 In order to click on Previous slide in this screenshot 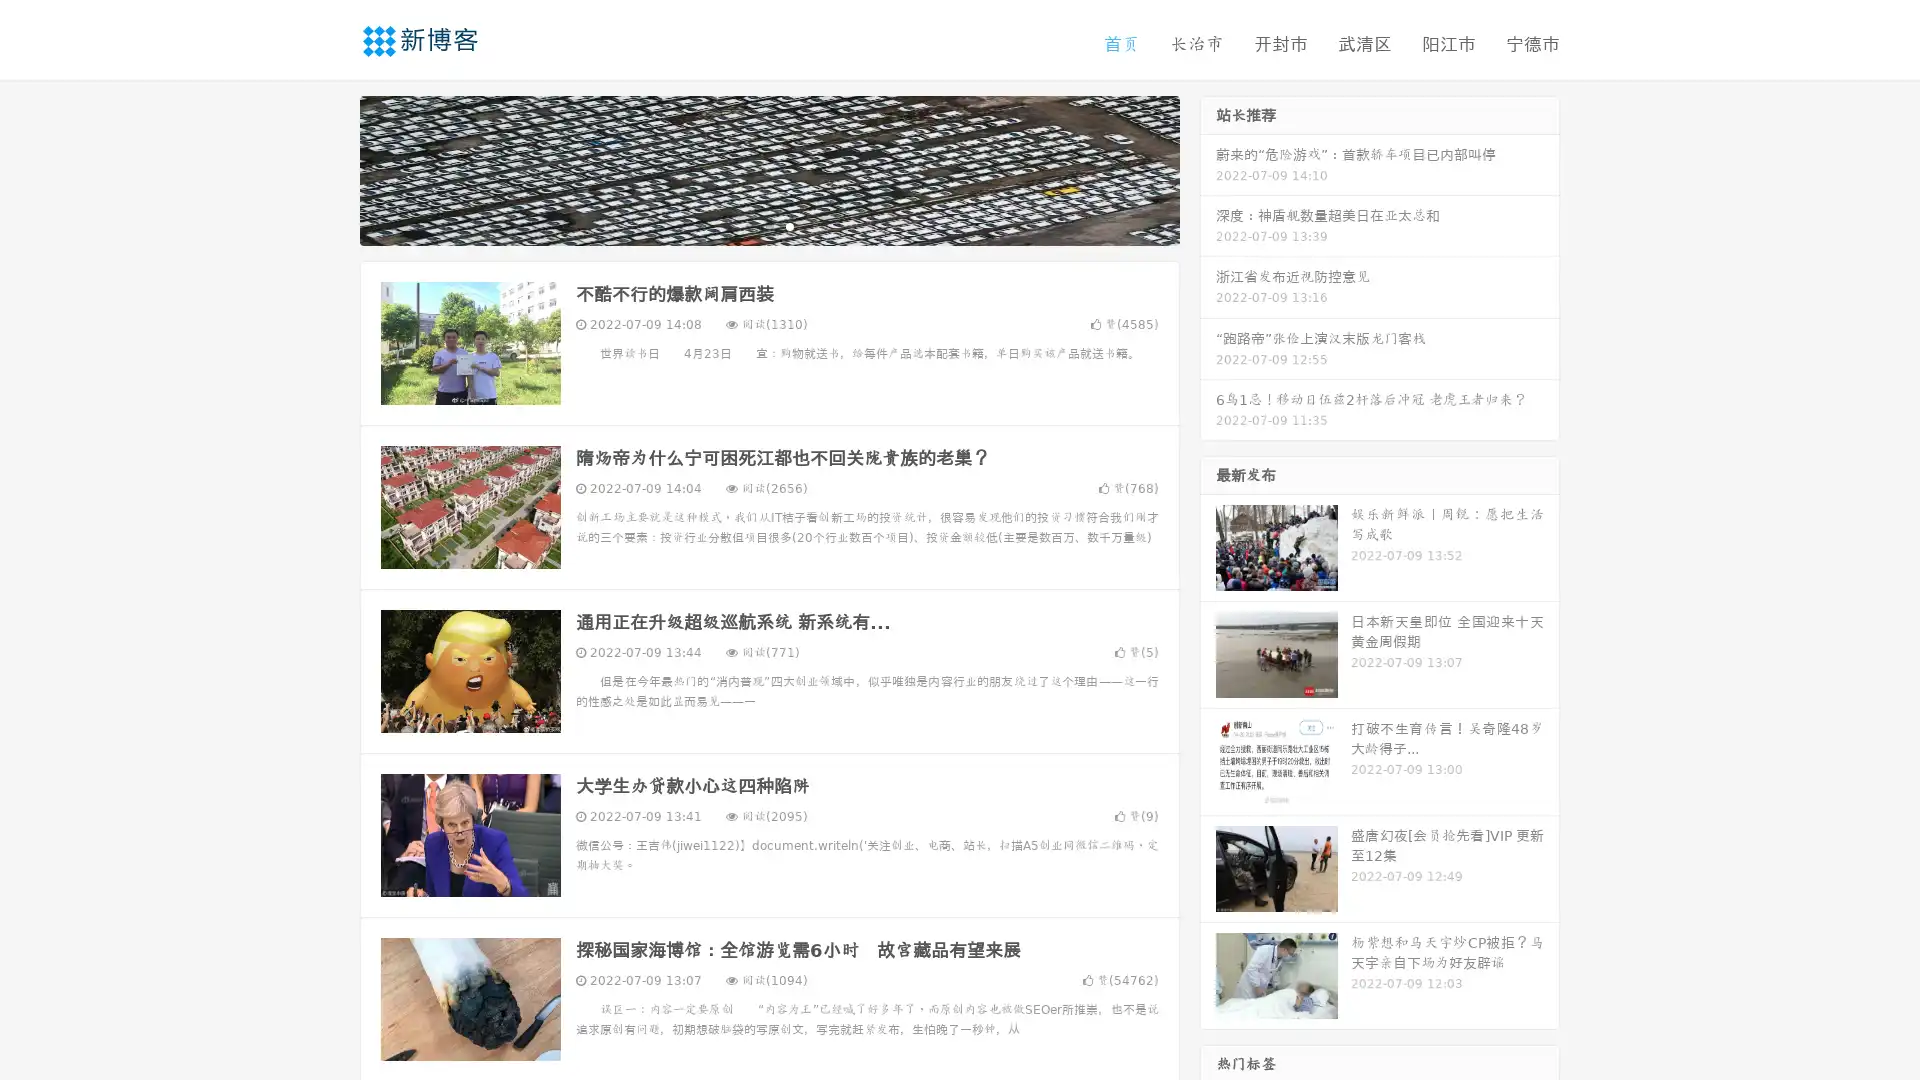, I will do `click(330, 168)`.